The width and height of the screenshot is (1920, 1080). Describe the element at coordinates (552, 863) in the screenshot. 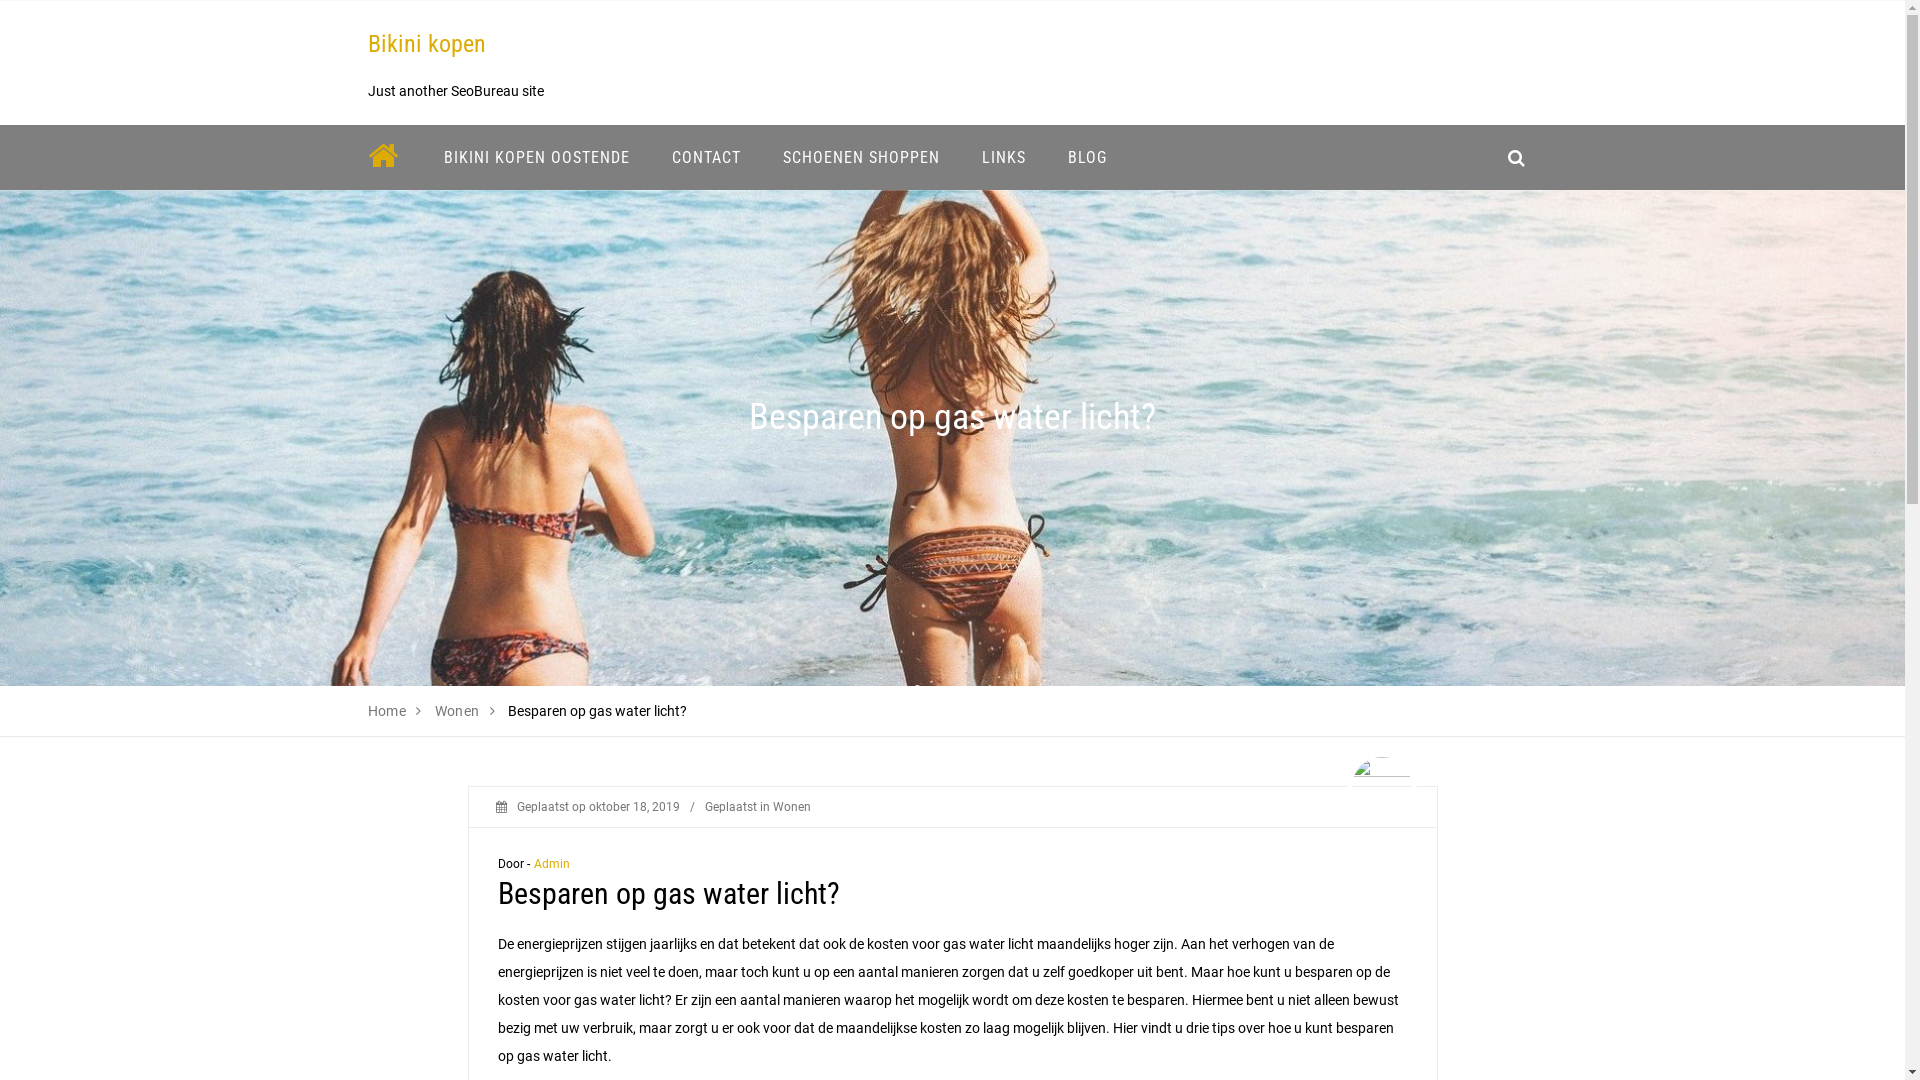

I see `'Admin'` at that location.